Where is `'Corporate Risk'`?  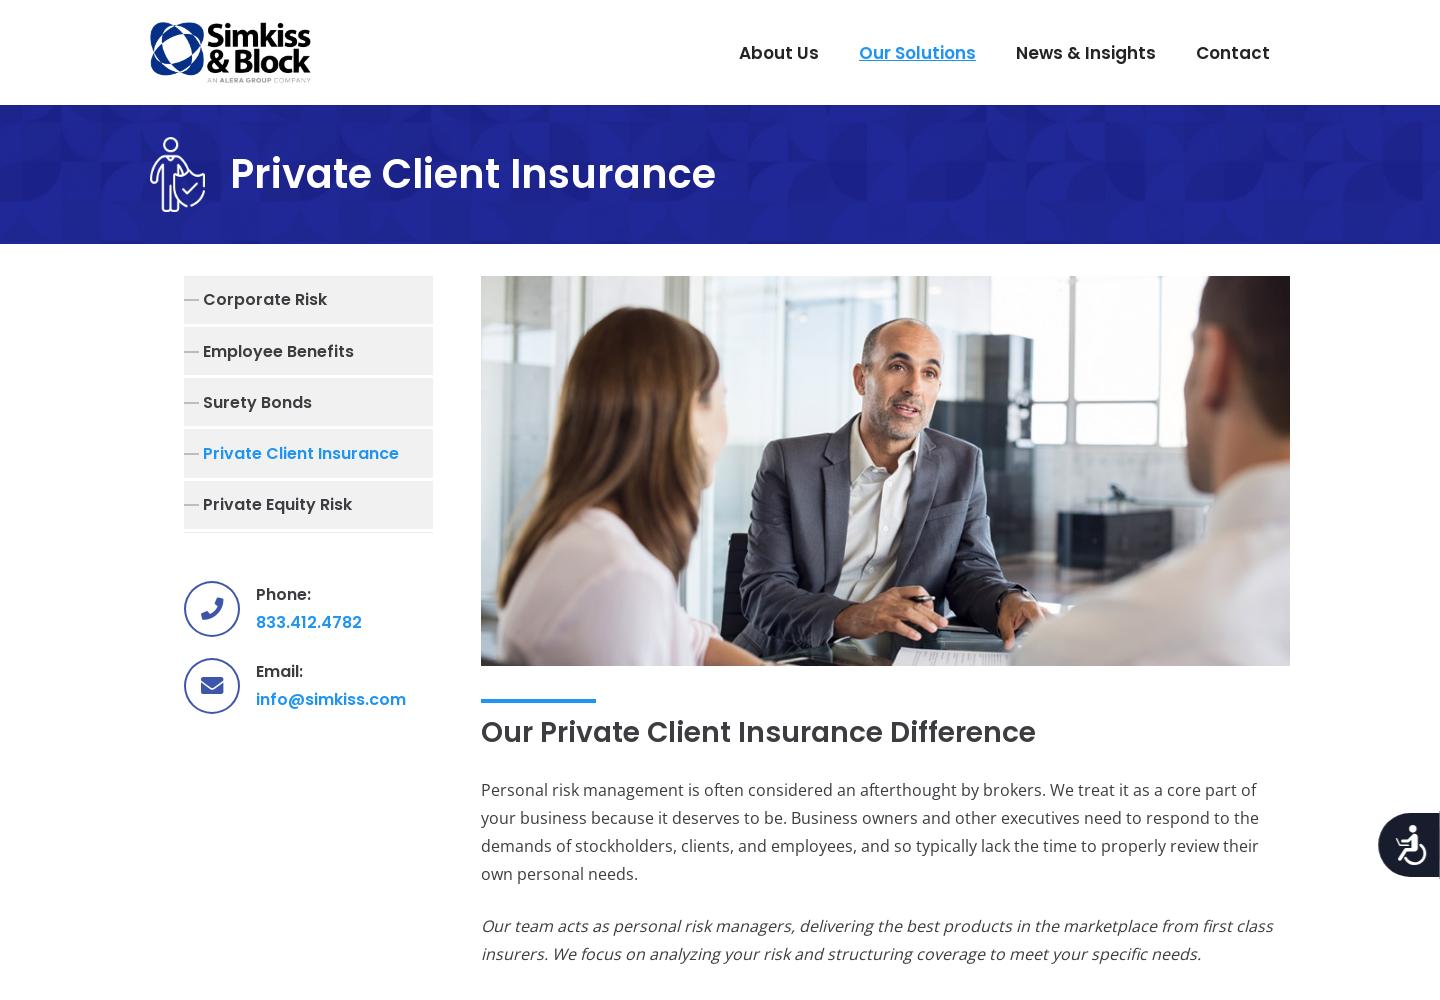 'Corporate Risk' is located at coordinates (203, 299).